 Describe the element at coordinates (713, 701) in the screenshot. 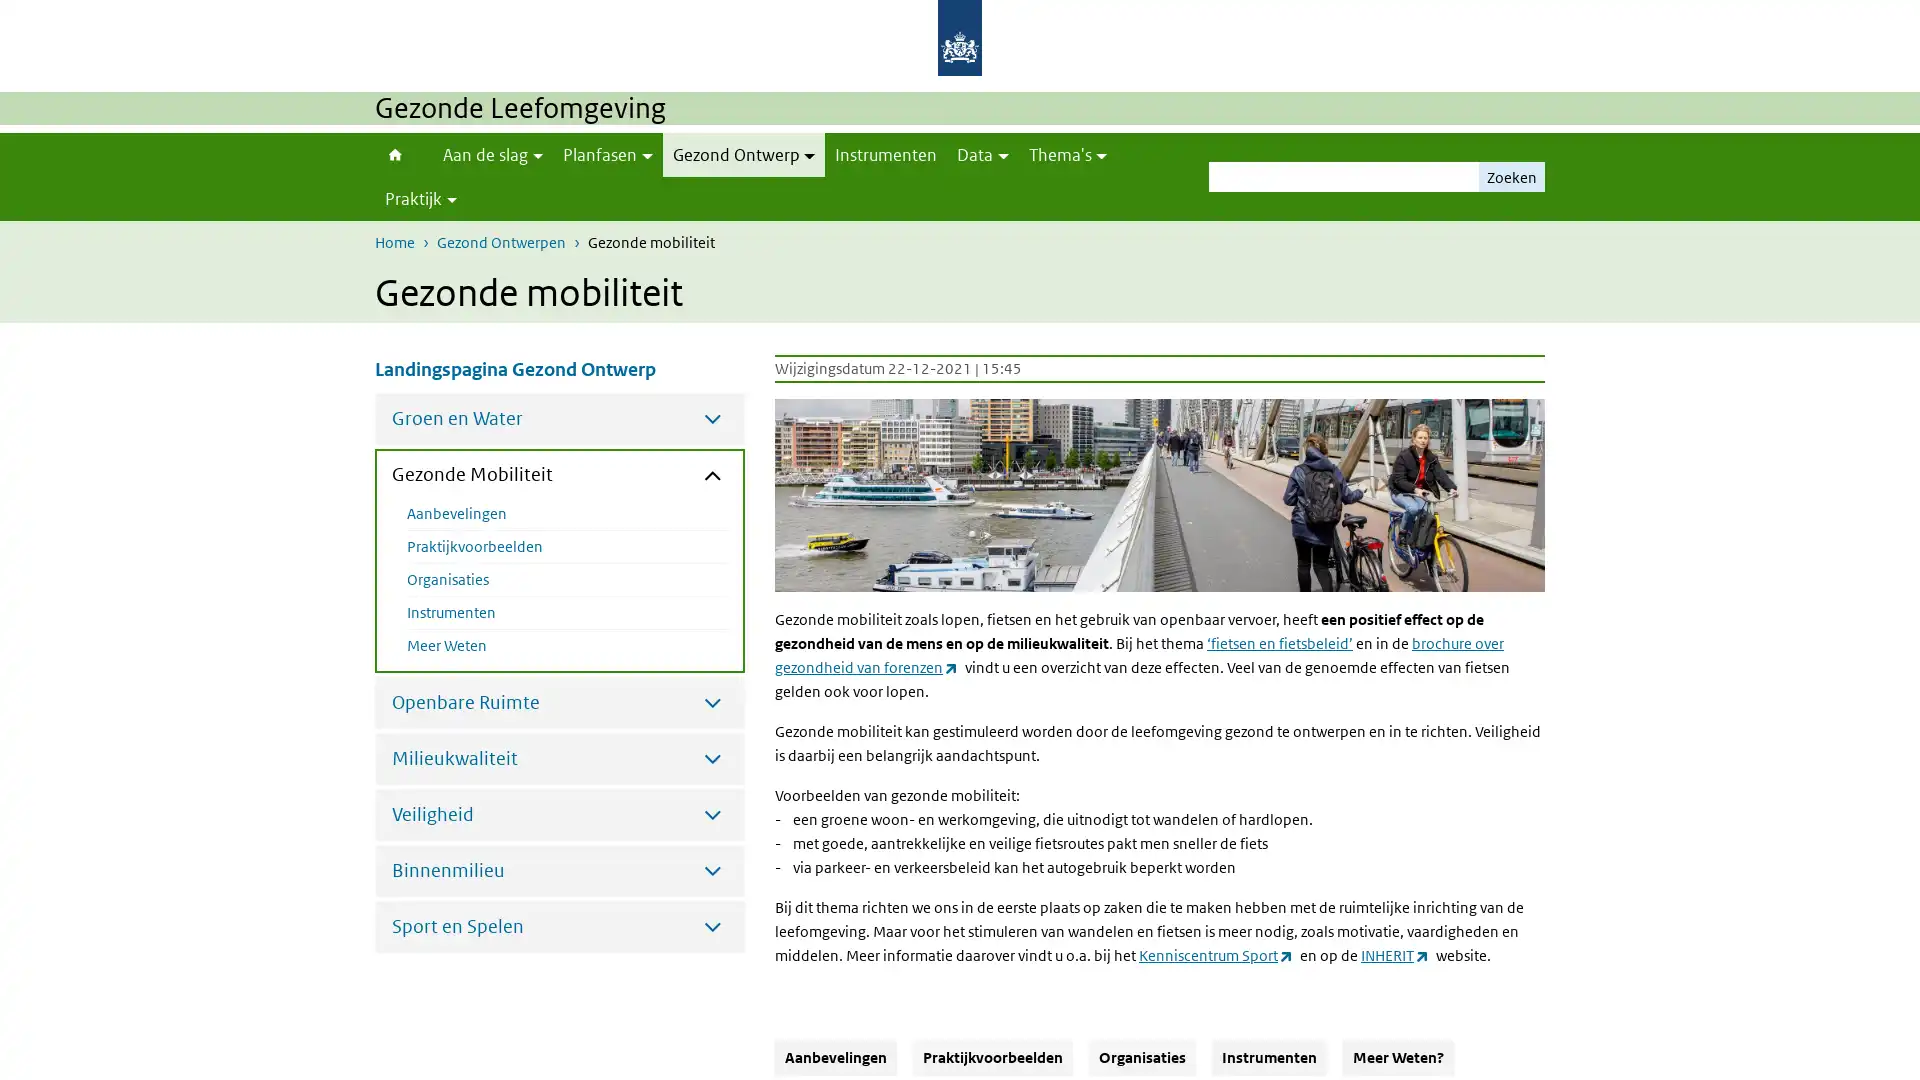

I see `Submenu openen` at that location.